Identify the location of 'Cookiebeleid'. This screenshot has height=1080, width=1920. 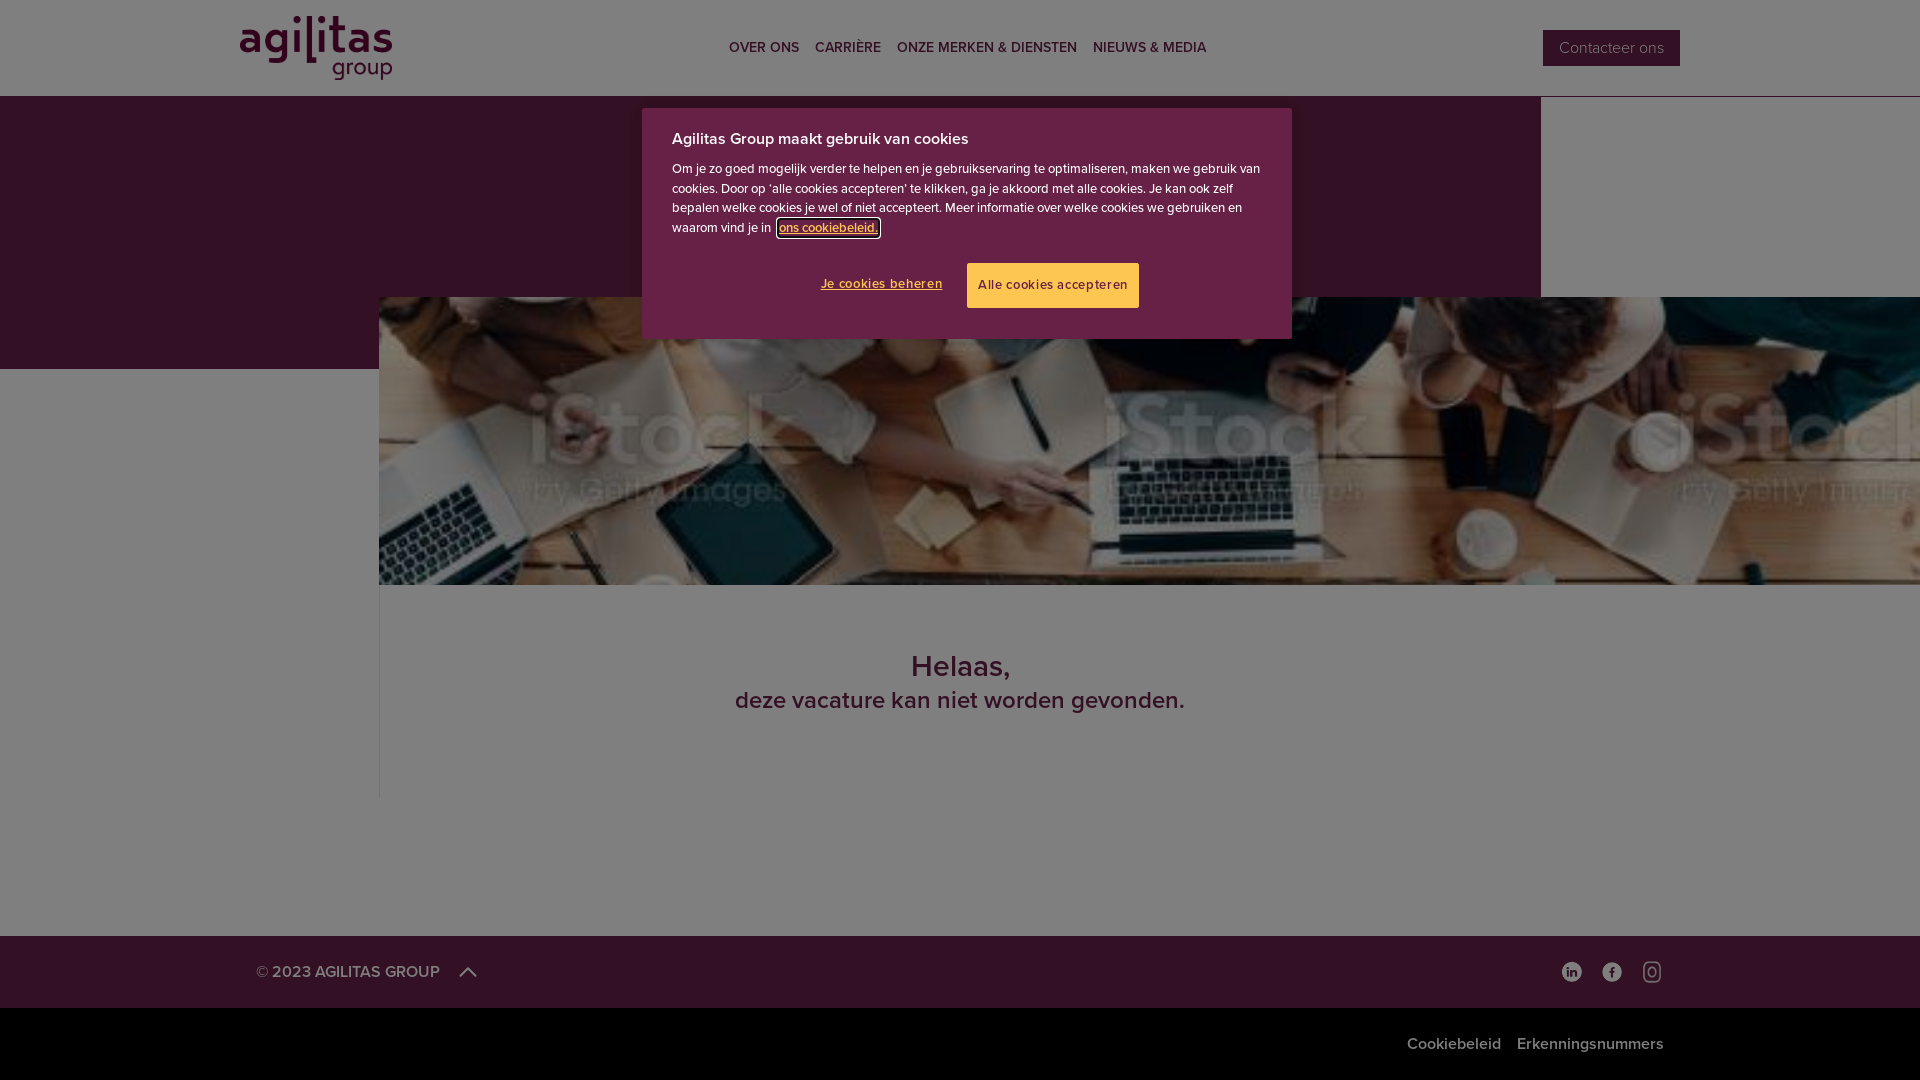
(1405, 1043).